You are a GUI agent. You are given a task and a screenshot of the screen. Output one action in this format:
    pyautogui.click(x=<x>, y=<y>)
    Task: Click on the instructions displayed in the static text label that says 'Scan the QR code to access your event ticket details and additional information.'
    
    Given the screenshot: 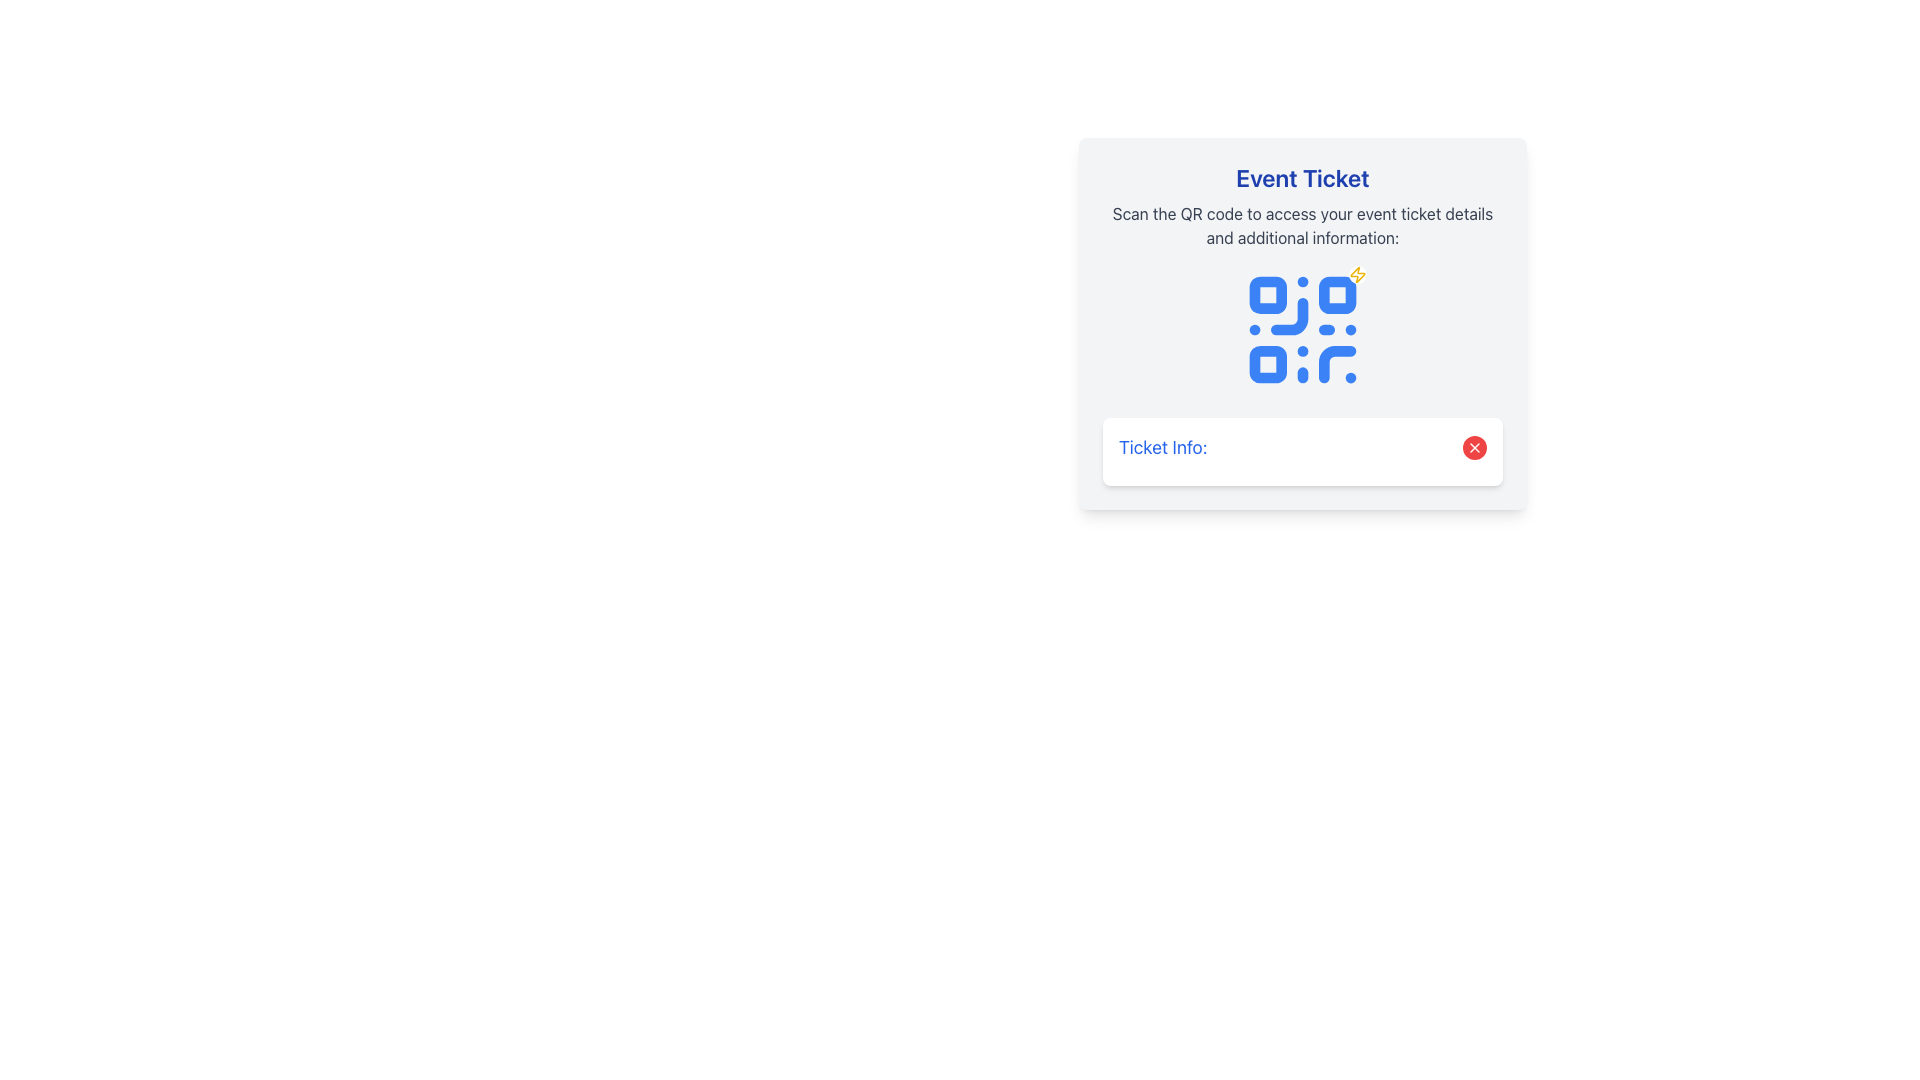 What is the action you would take?
    pyautogui.click(x=1302, y=225)
    